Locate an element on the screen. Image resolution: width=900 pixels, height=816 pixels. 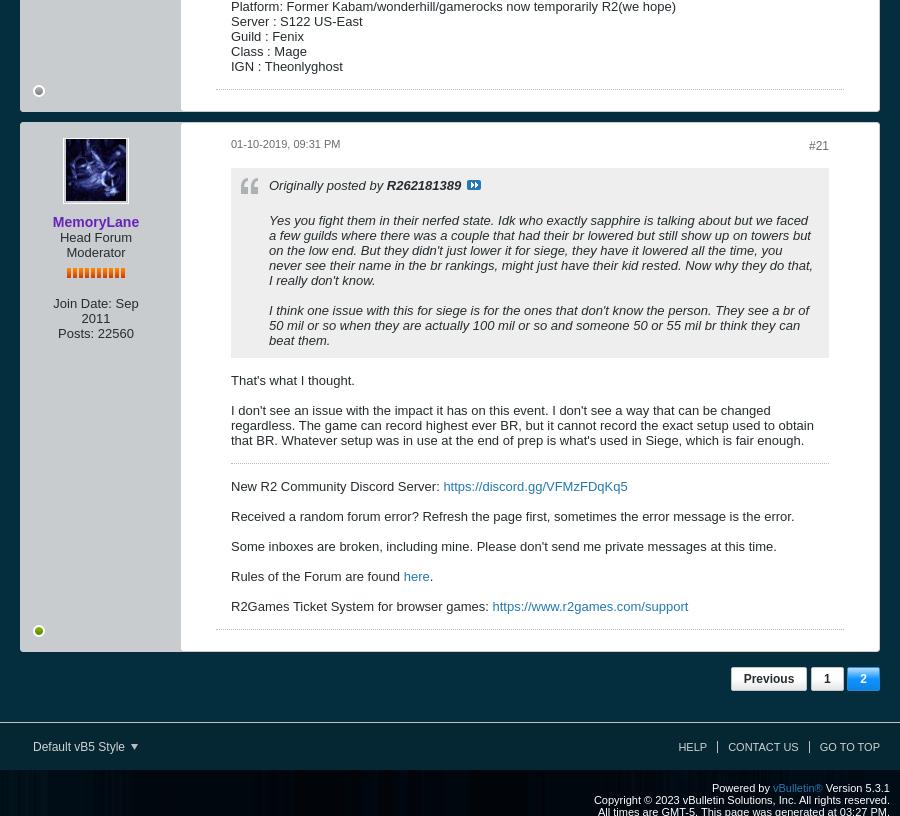
'Copyright © 2023 vBulletin Solutions, Inc. All rights reserved.' is located at coordinates (740, 799).